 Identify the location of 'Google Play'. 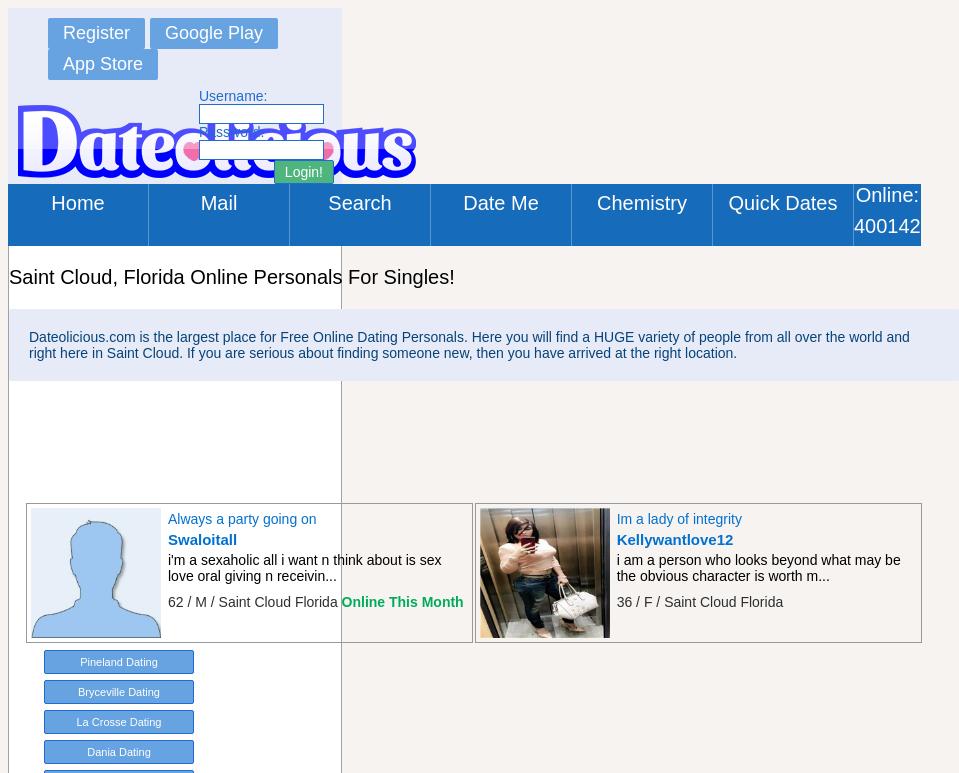
(213, 33).